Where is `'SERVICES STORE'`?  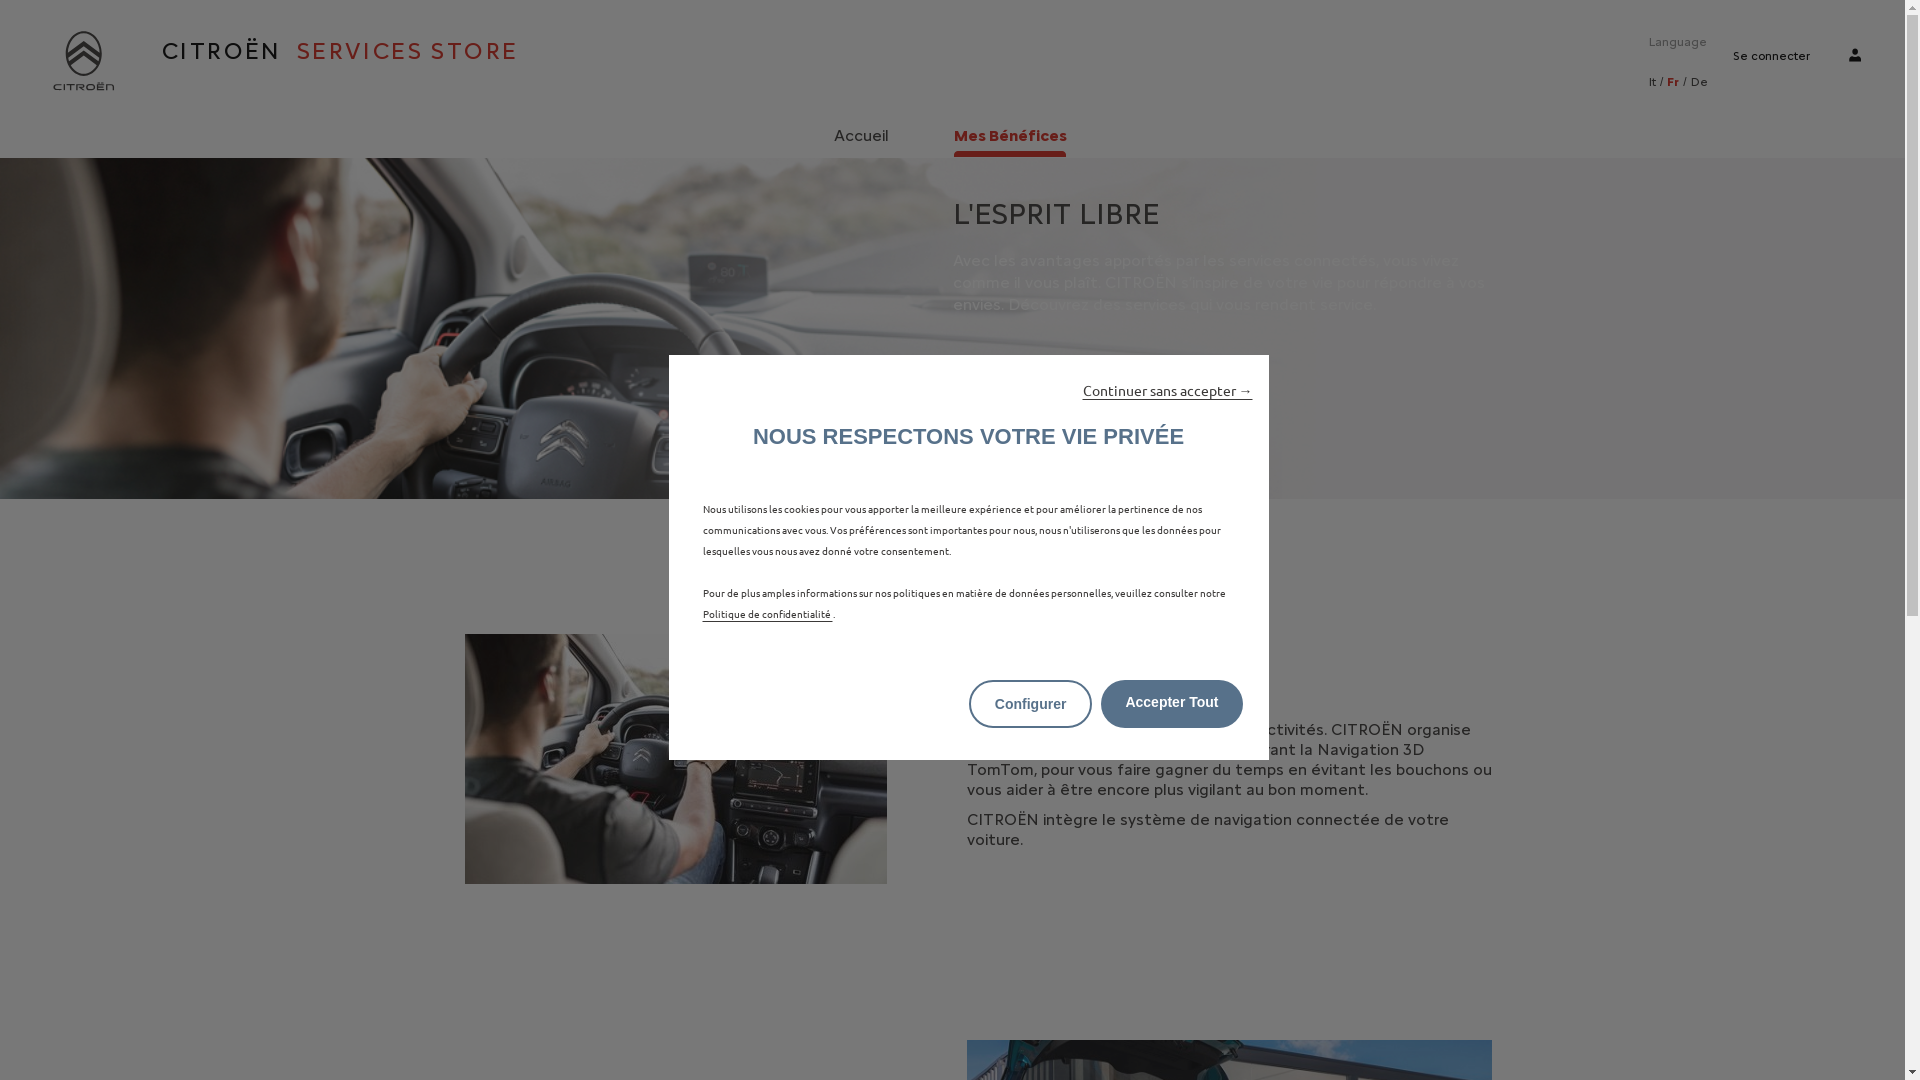
'SERVICES STORE' is located at coordinates (281, 49).